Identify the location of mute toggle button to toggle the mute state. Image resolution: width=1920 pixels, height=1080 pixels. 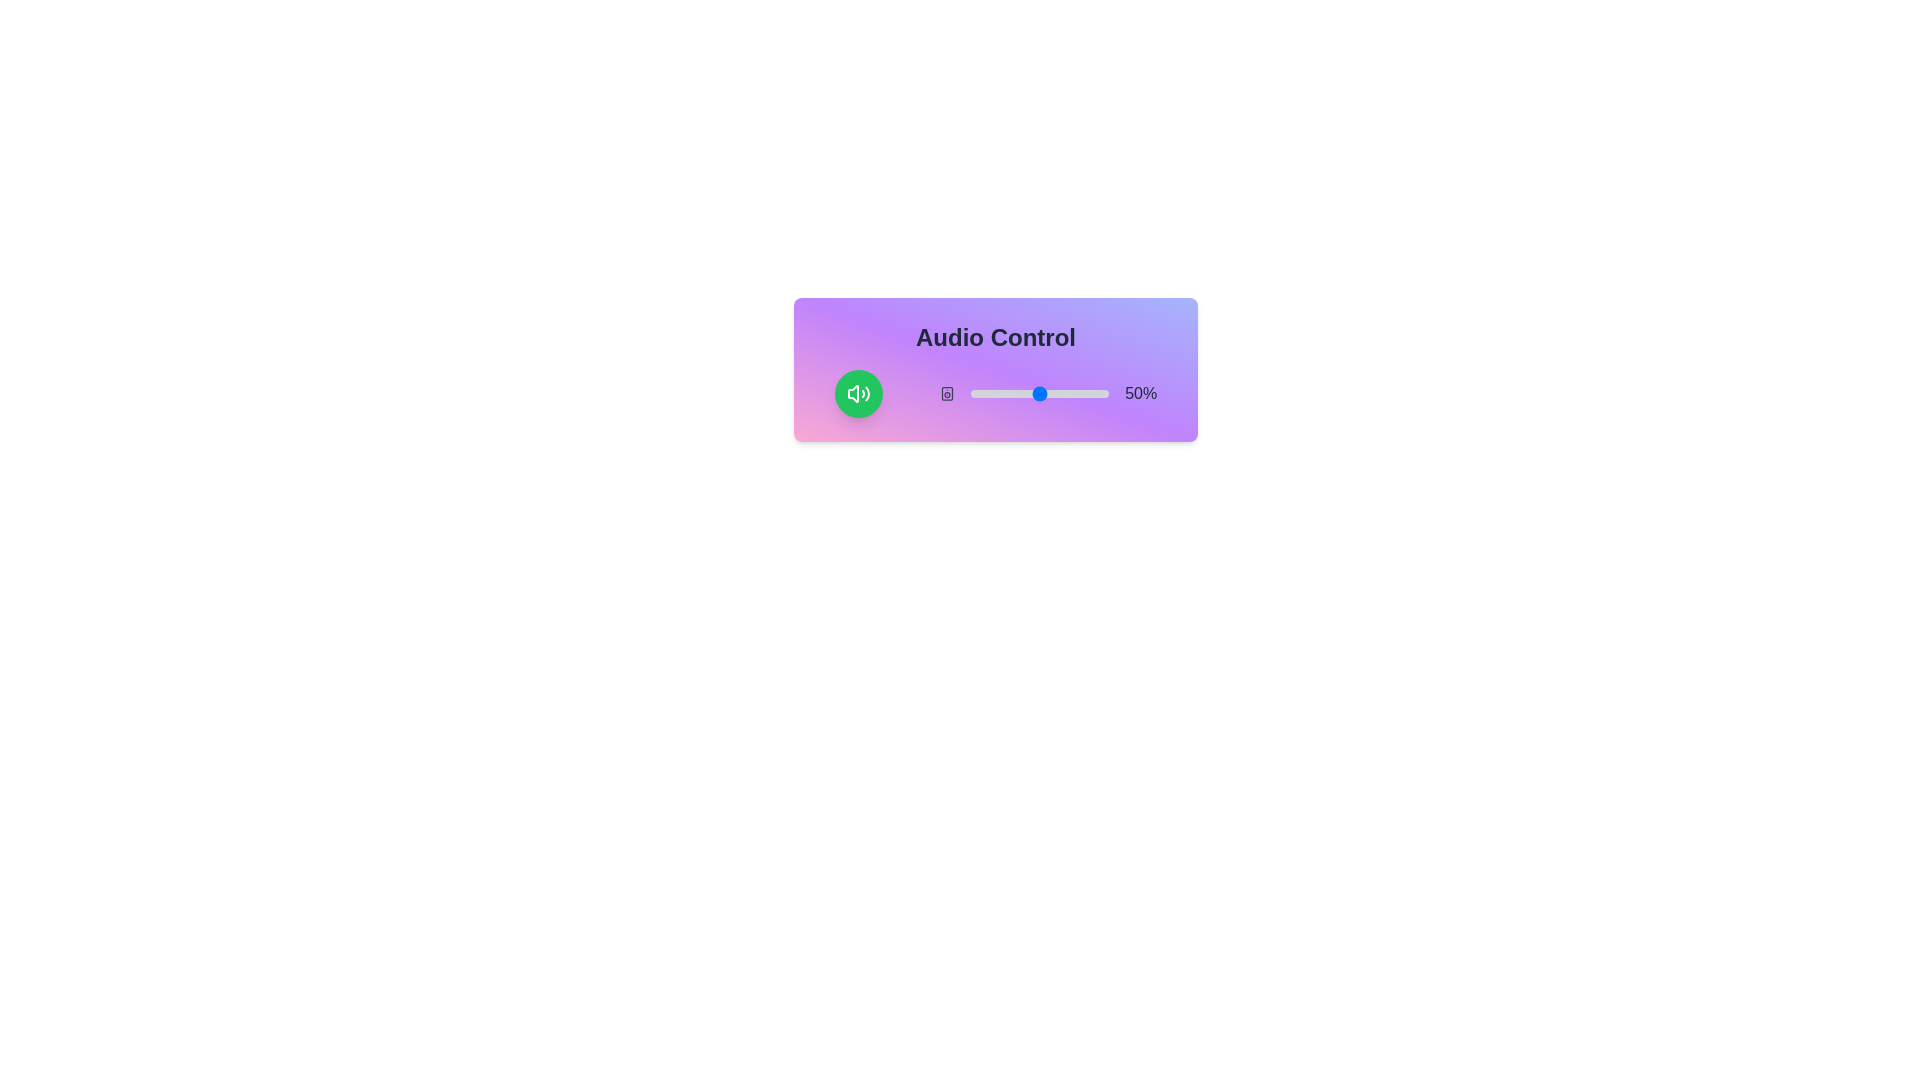
(858, 393).